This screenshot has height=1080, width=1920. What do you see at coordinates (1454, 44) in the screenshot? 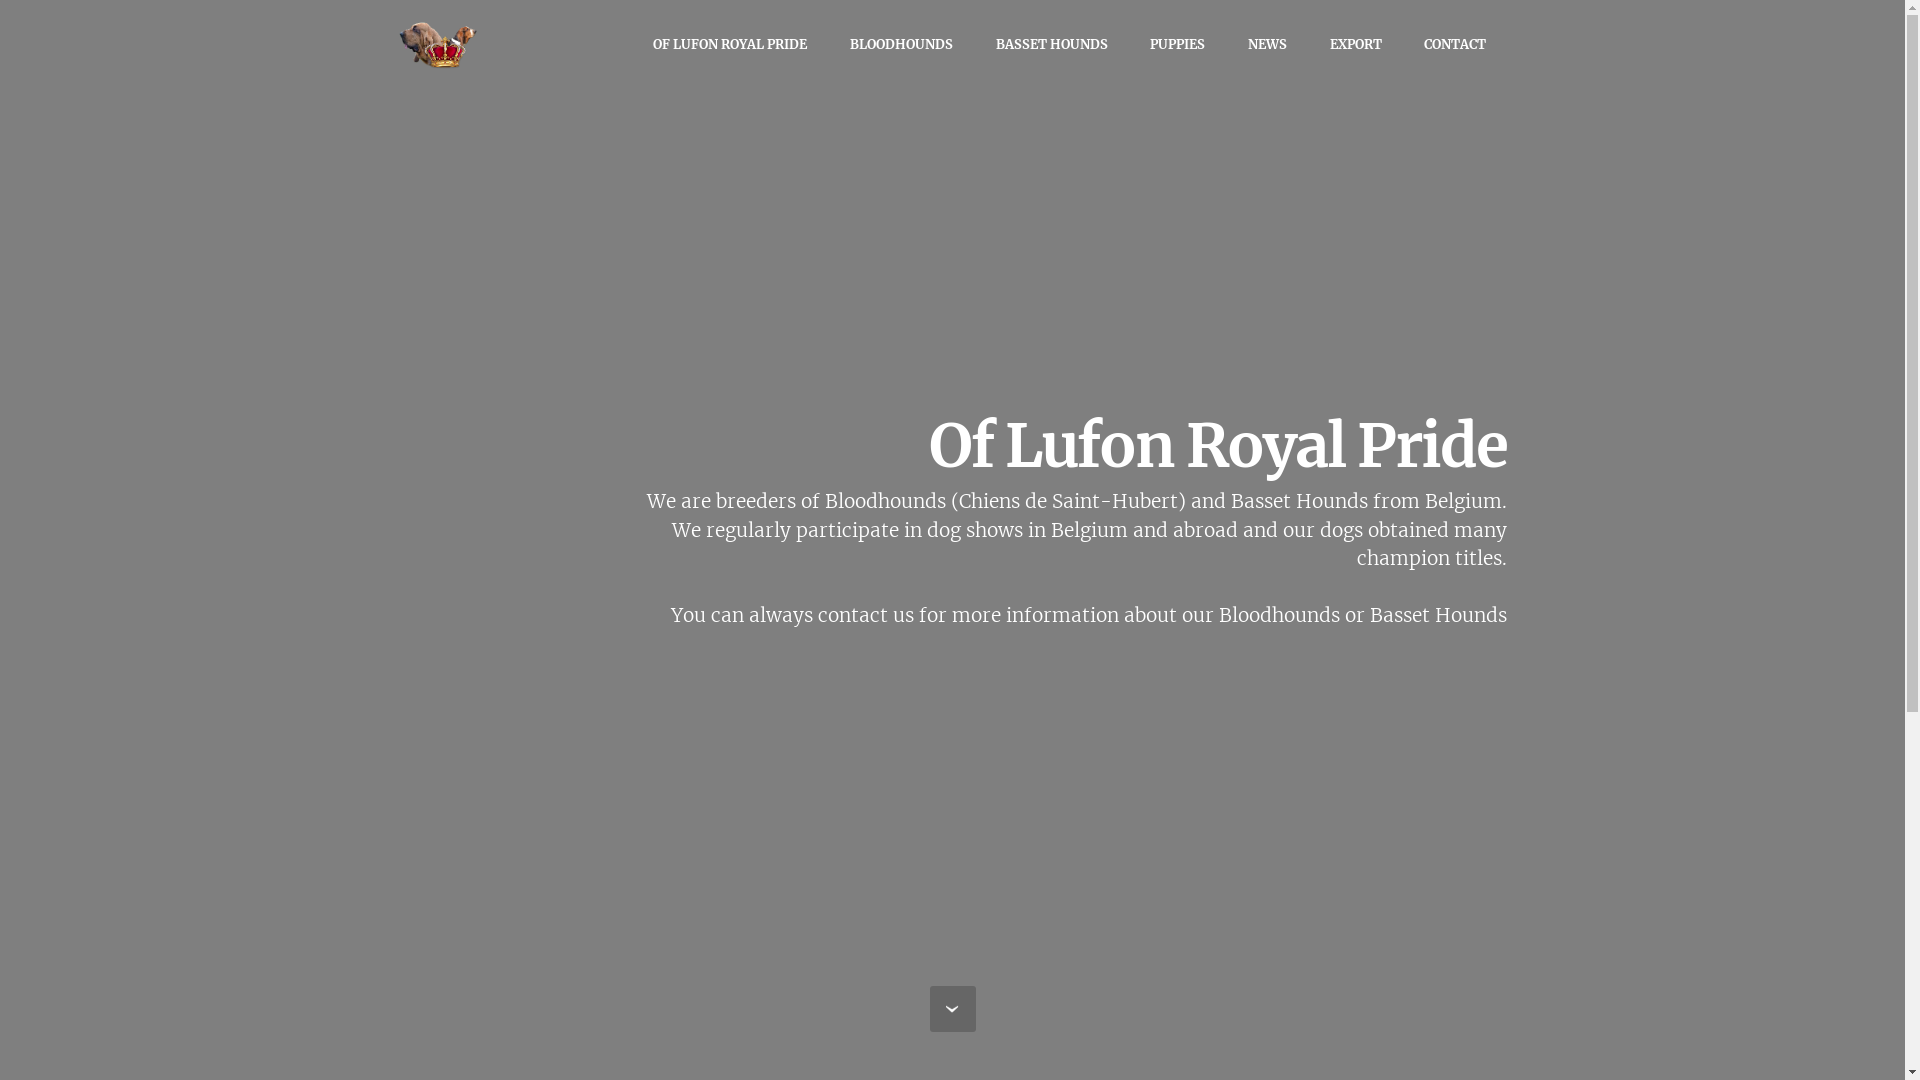
I see `'CONTACT'` at bounding box center [1454, 44].